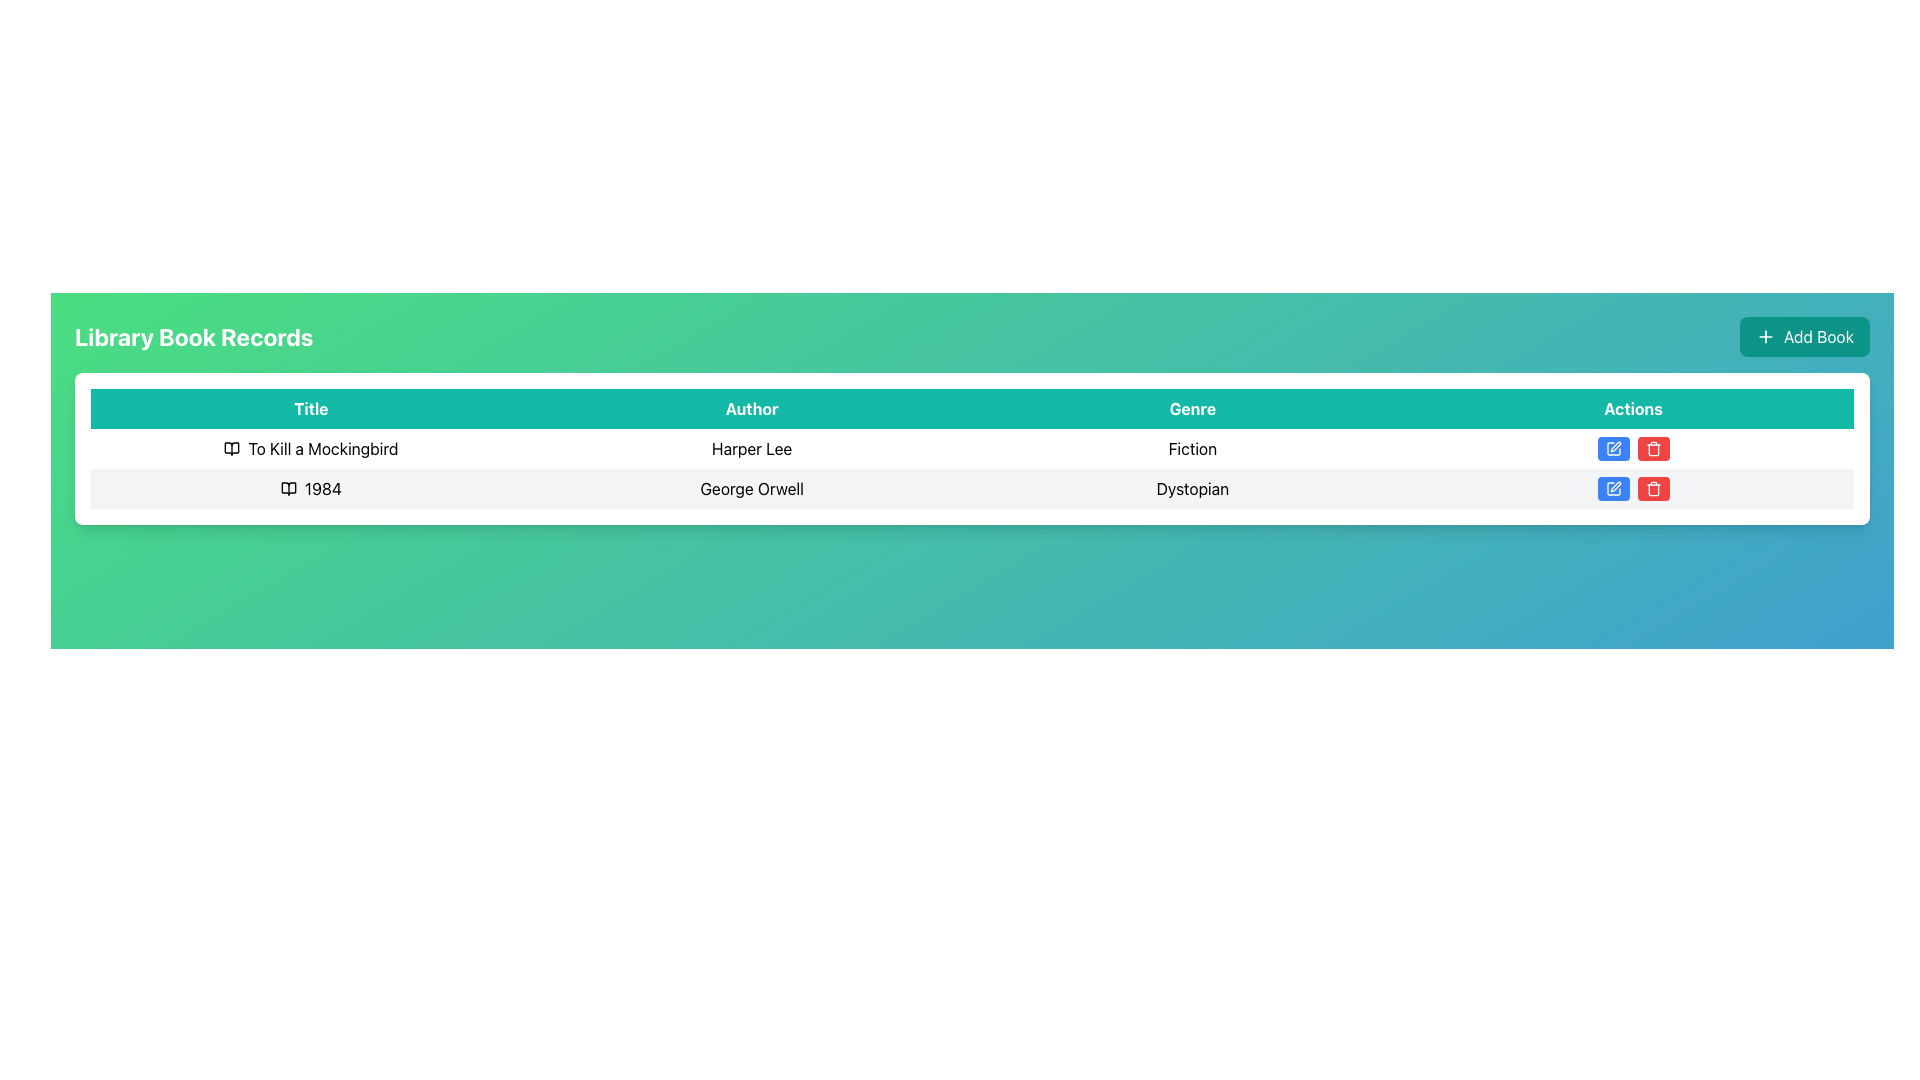 This screenshot has height=1080, width=1920. I want to click on text displayed in the Text Label representing the author 'Harper Lee' located in the second column of the first data row in a table structure, so click(751, 447).